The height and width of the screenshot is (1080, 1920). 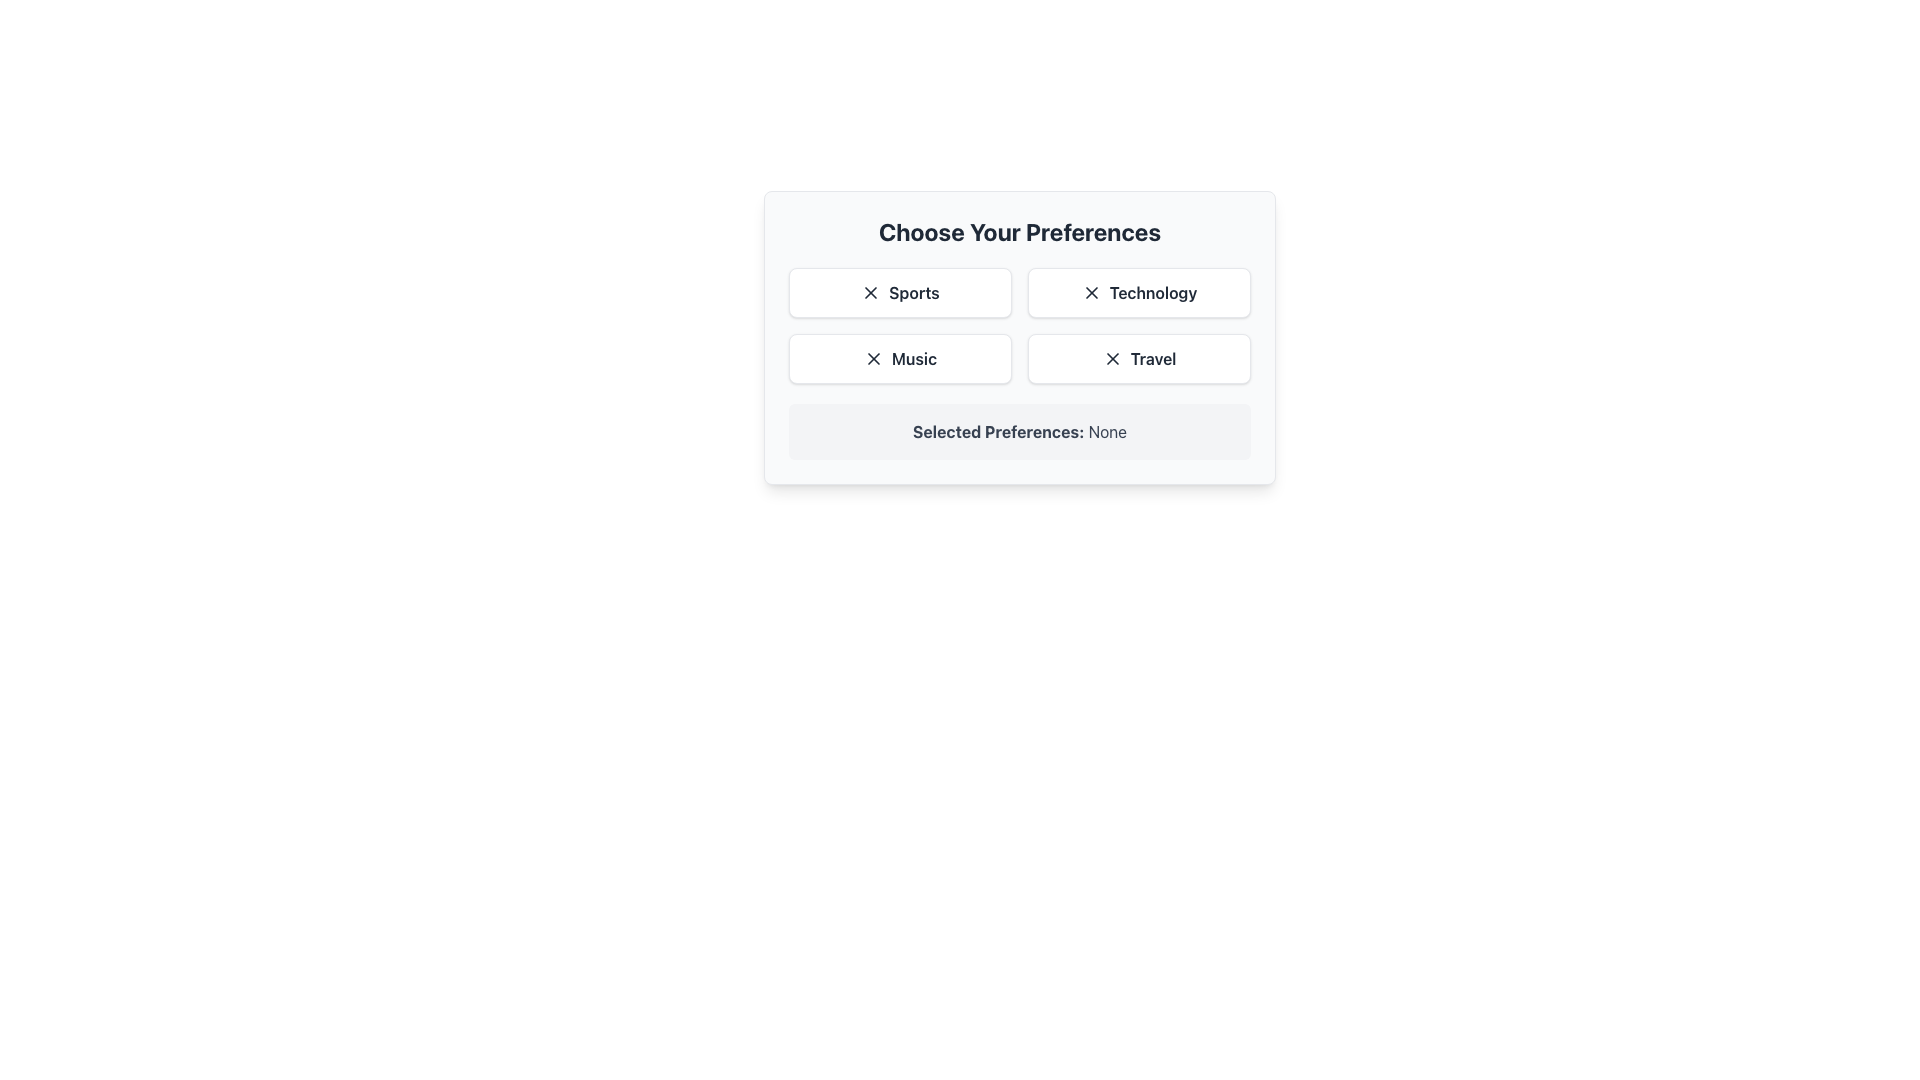 I want to click on the top-left icon within the 'Sports' button in the 'Choose Your Preferences' section to clear the selection, so click(x=870, y=293).